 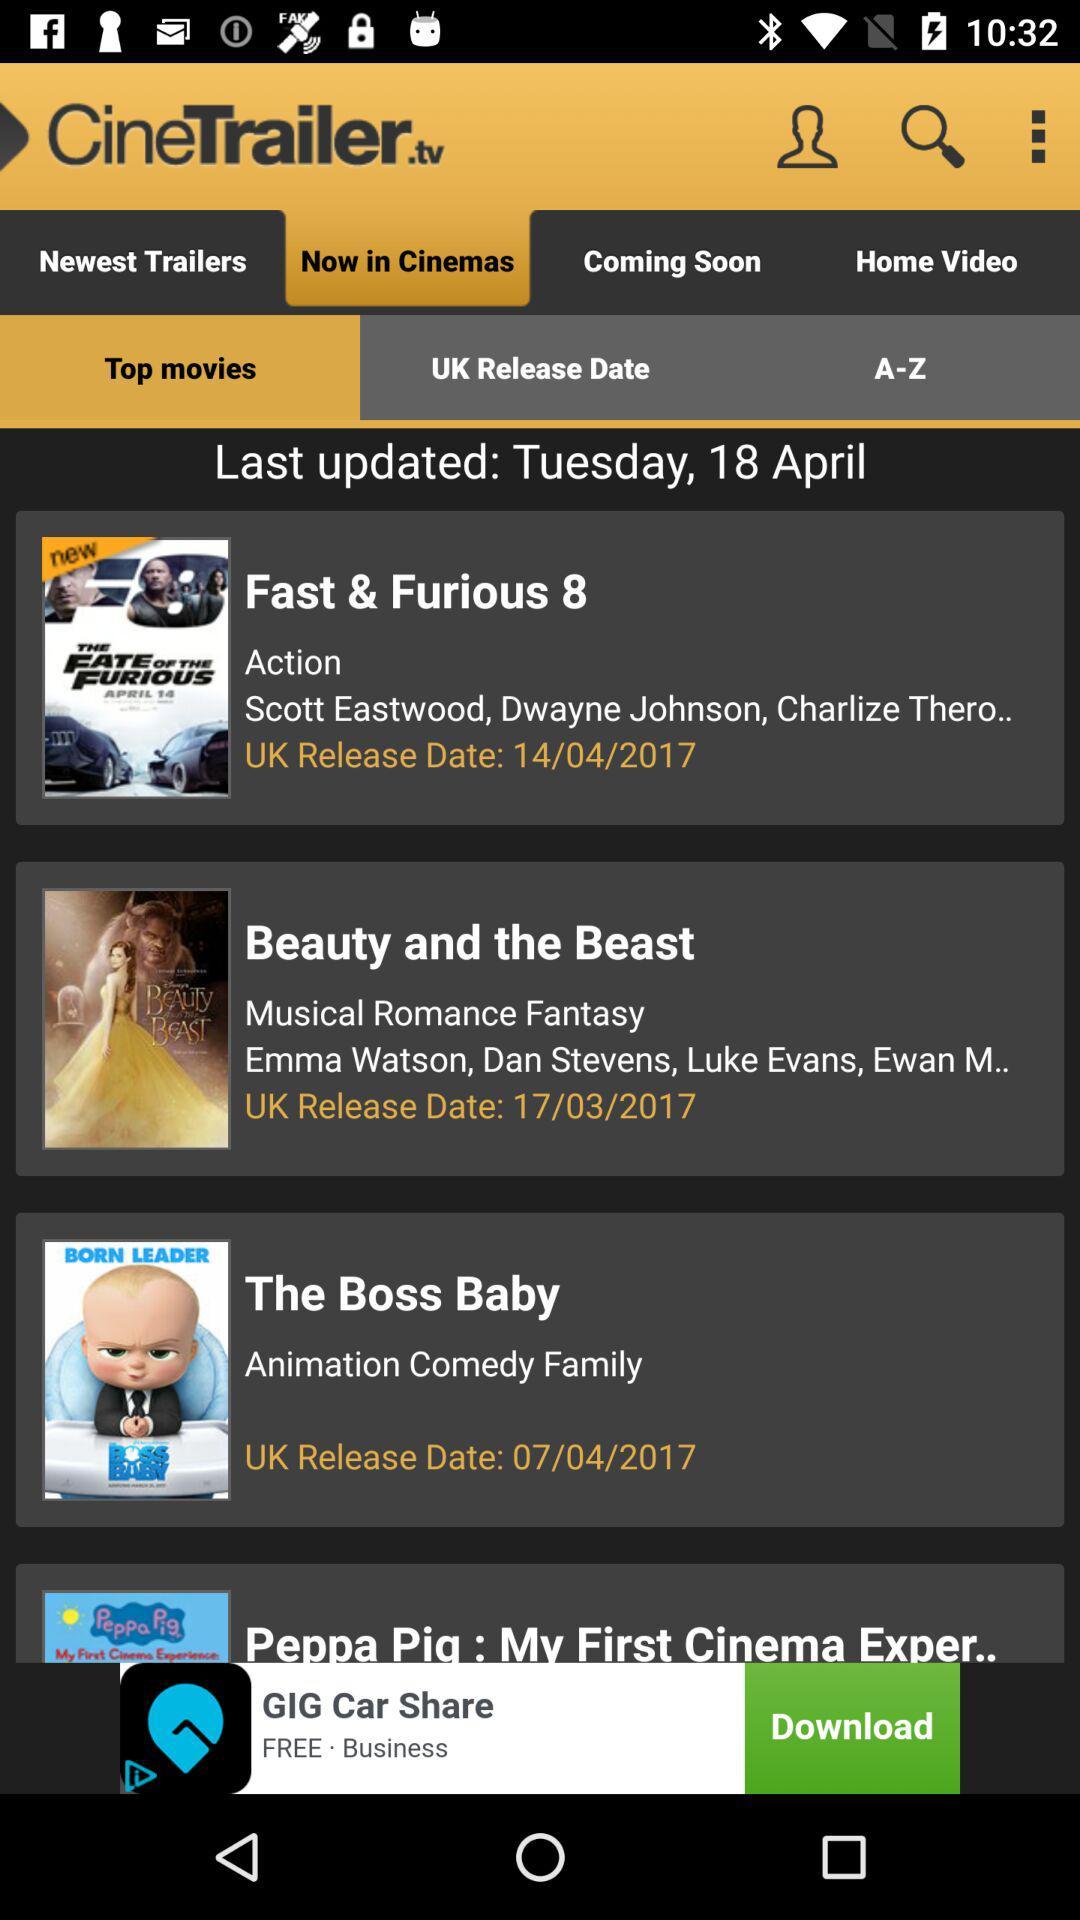 What do you see at coordinates (1036, 135) in the screenshot?
I see `open menu option` at bounding box center [1036, 135].